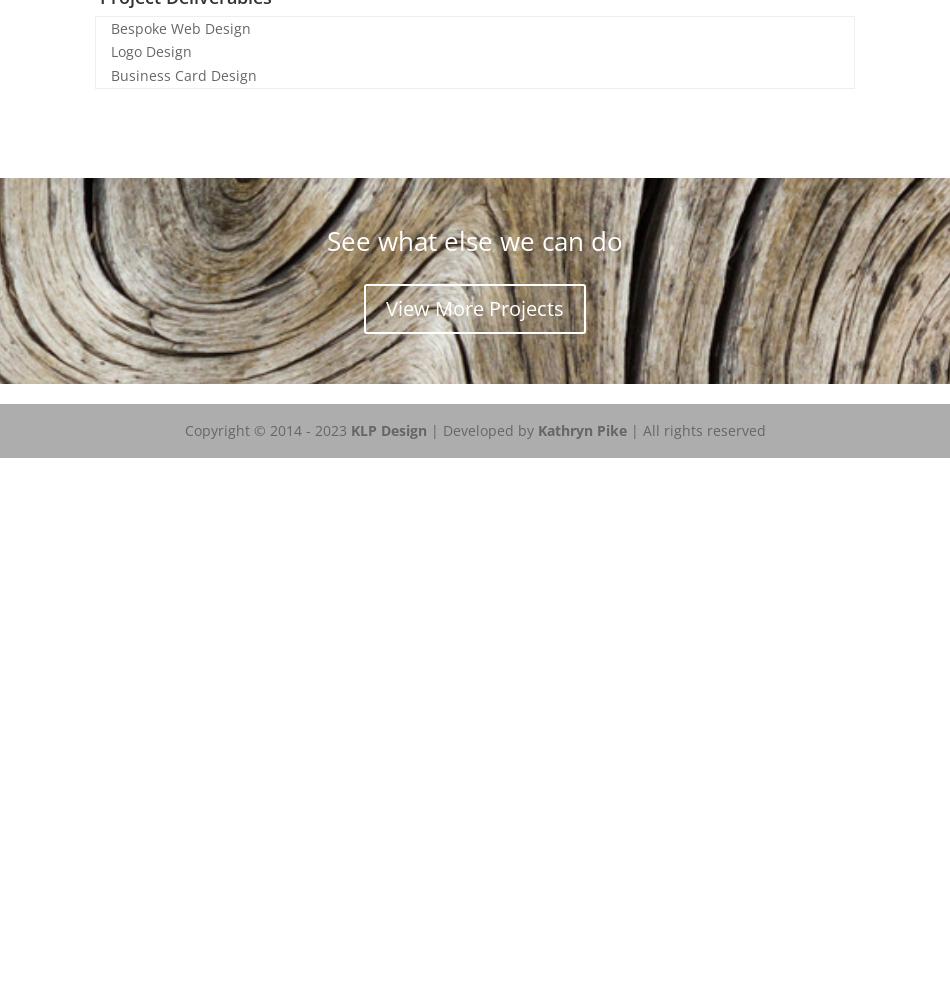 The image size is (950, 1000). What do you see at coordinates (184, 429) in the screenshot?
I see `'Copyright © 2014 - 2023'` at bounding box center [184, 429].